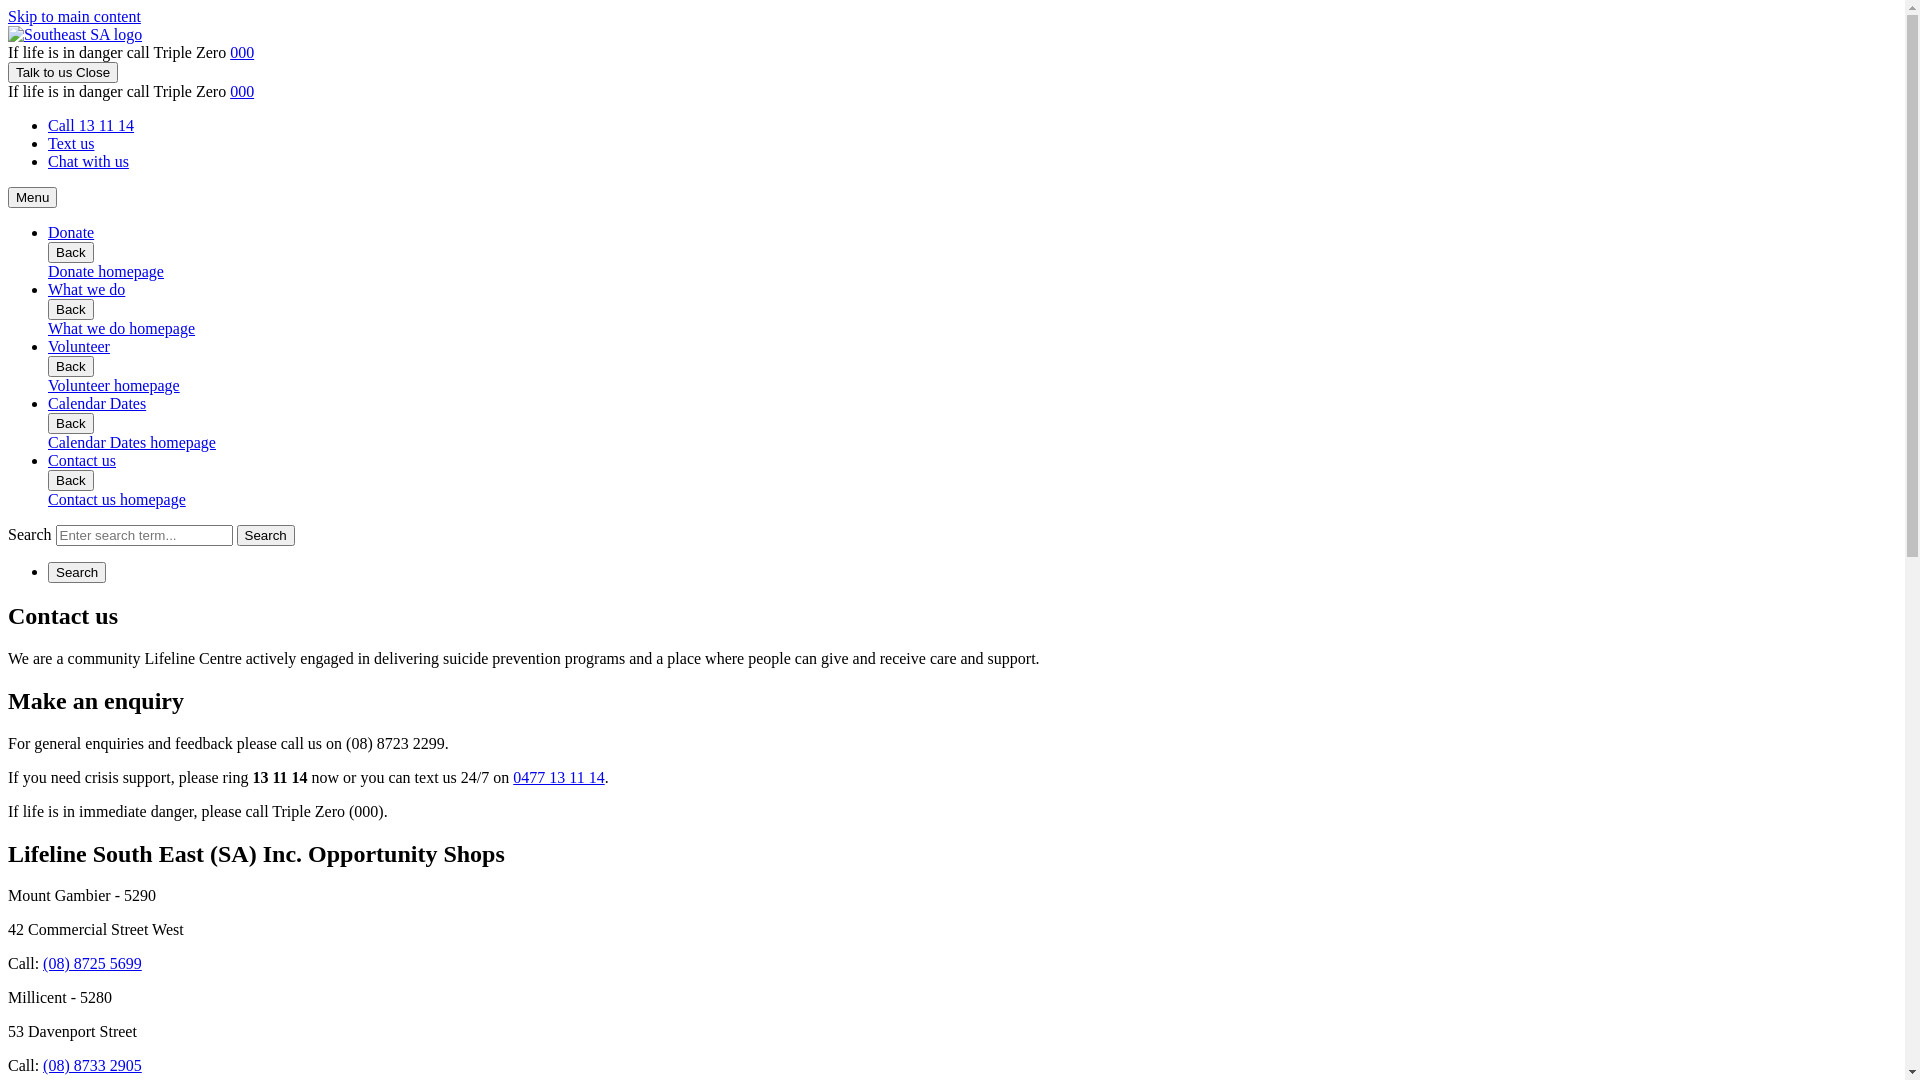 The width and height of the screenshot is (1920, 1080). I want to click on 'Donate', so click(71, 231).